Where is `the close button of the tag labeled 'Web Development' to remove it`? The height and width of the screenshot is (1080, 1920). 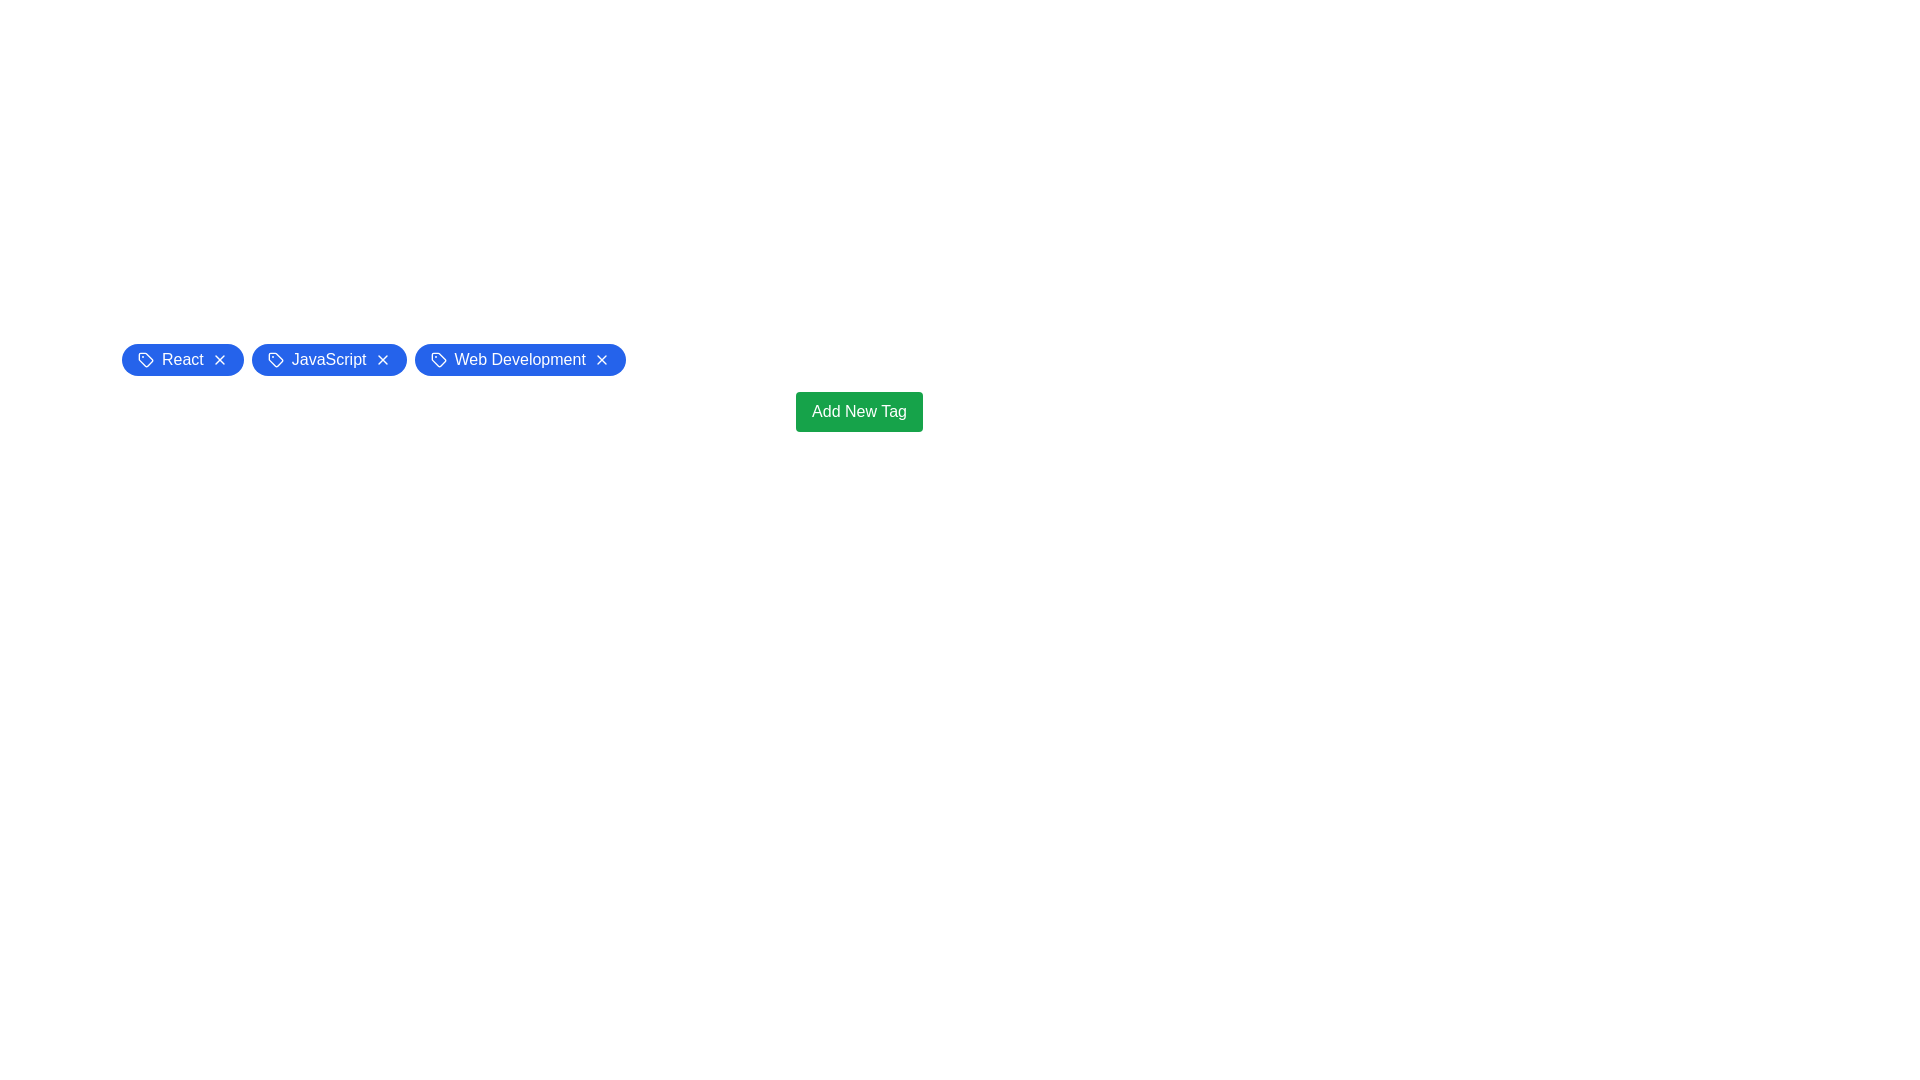
the close button of the tag labeled 'Web Development' to remove it is located at coordinates (600, 358).